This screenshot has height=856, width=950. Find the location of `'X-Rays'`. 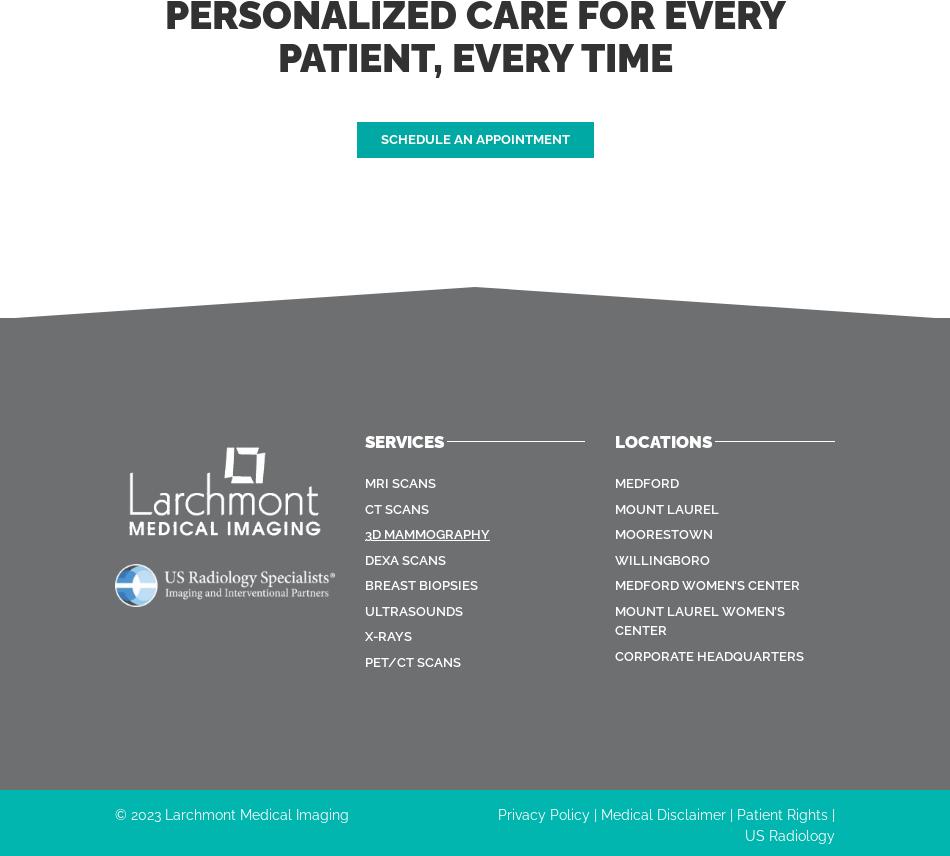

'X-Rays' is located at coordinates (387, 635).